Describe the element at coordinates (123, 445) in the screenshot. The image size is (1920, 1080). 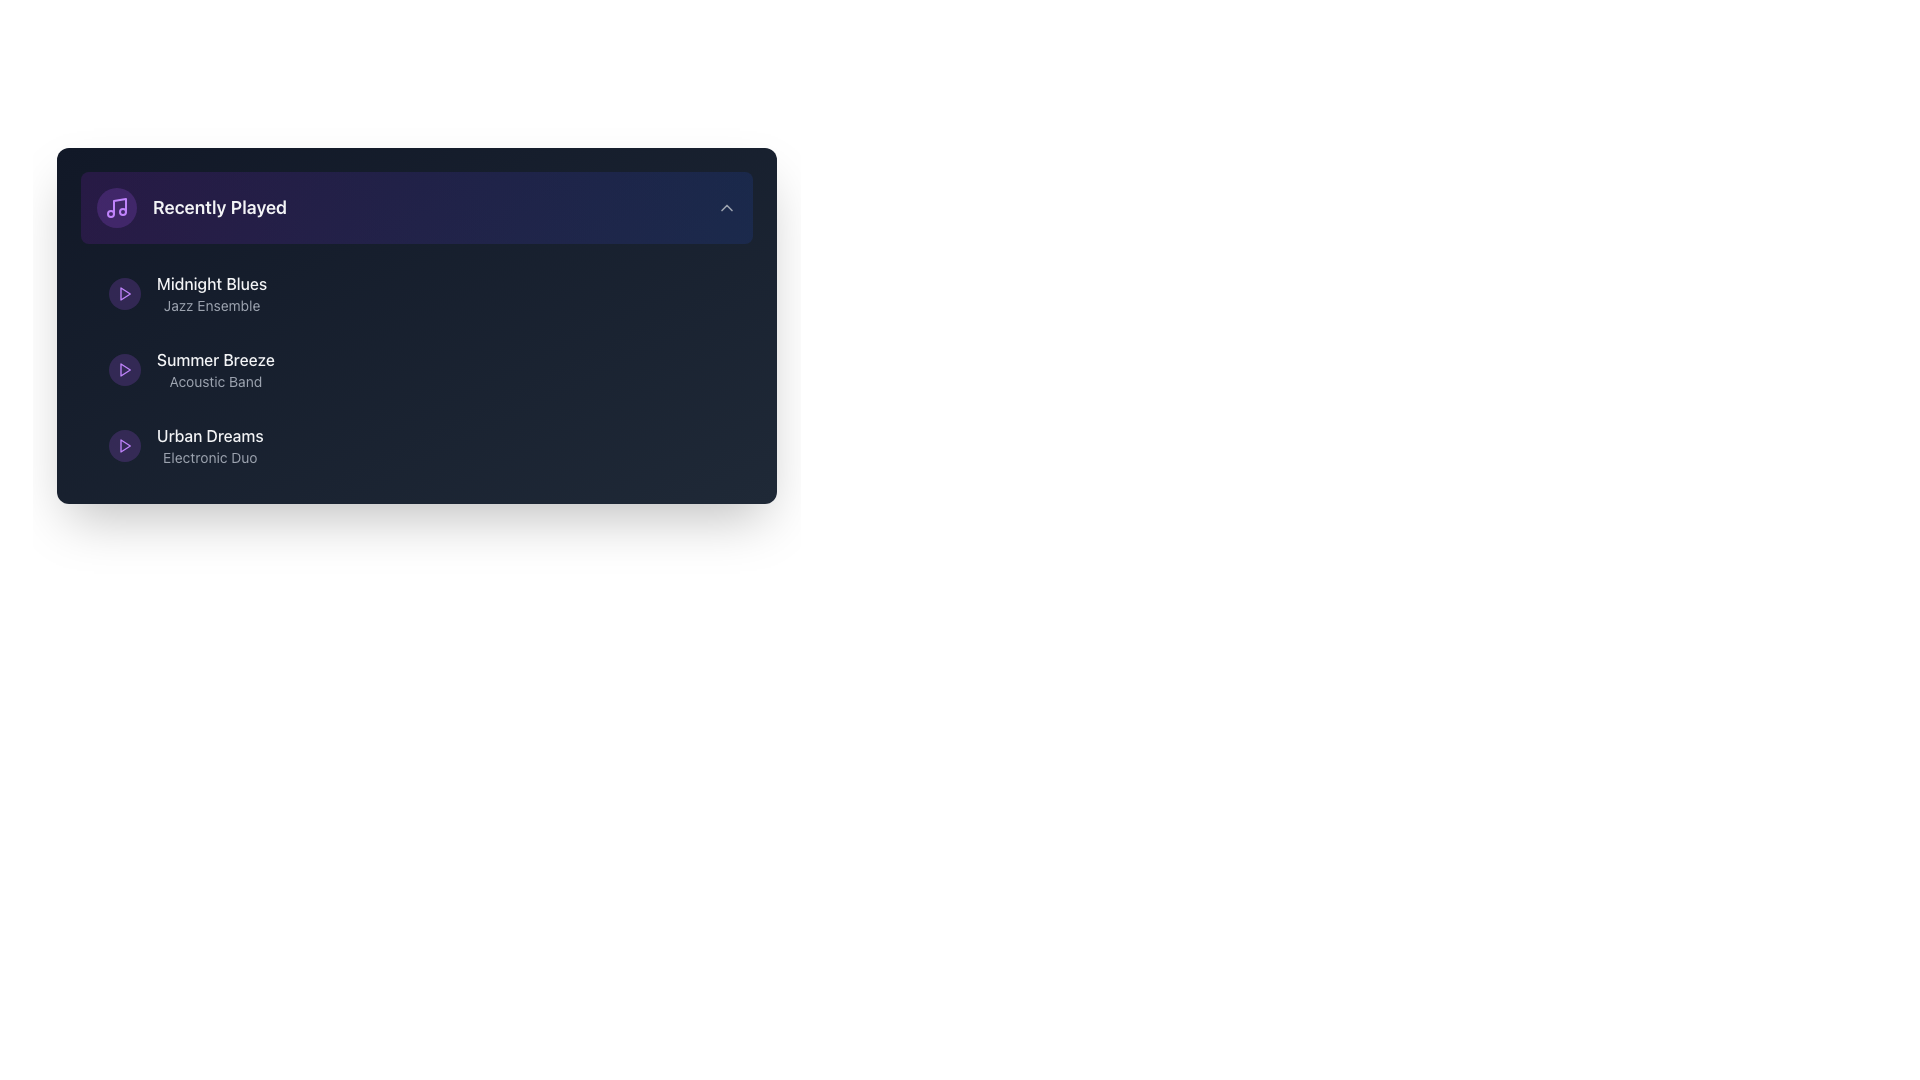
I see `the play button icon for the 'Urban Dreams' track located to the left of the text label in the 'Recently Played' section` at that location.